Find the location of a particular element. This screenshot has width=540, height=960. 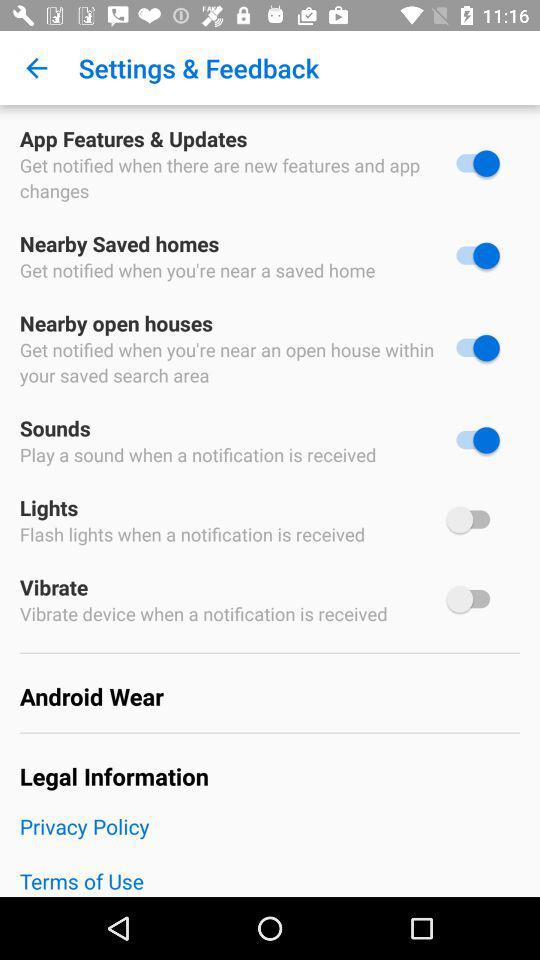

the icon above the terms of use is located at coordinates (270, 839).